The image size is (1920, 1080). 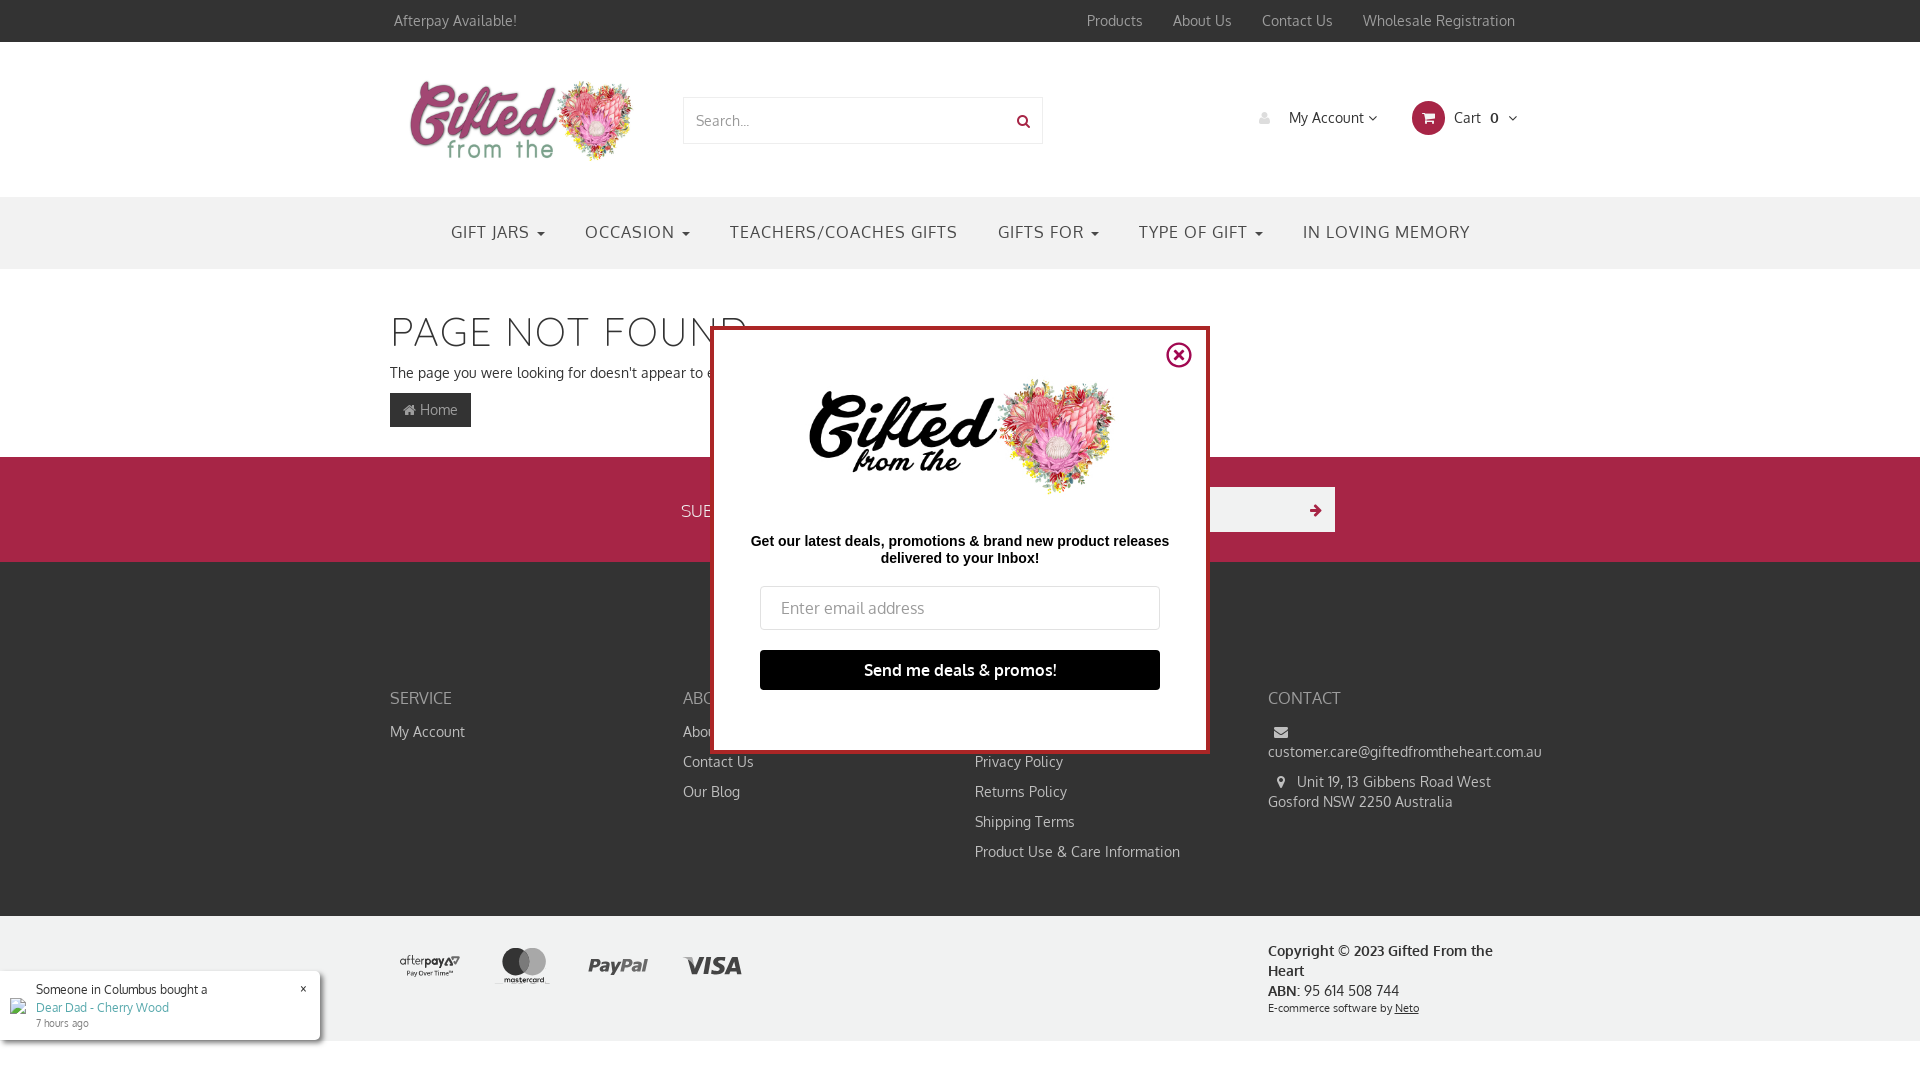 What do you see at coordinates (1462, 118) in the screenshot?
I see `'Cart 0'` at bounding box center [1462, 118].